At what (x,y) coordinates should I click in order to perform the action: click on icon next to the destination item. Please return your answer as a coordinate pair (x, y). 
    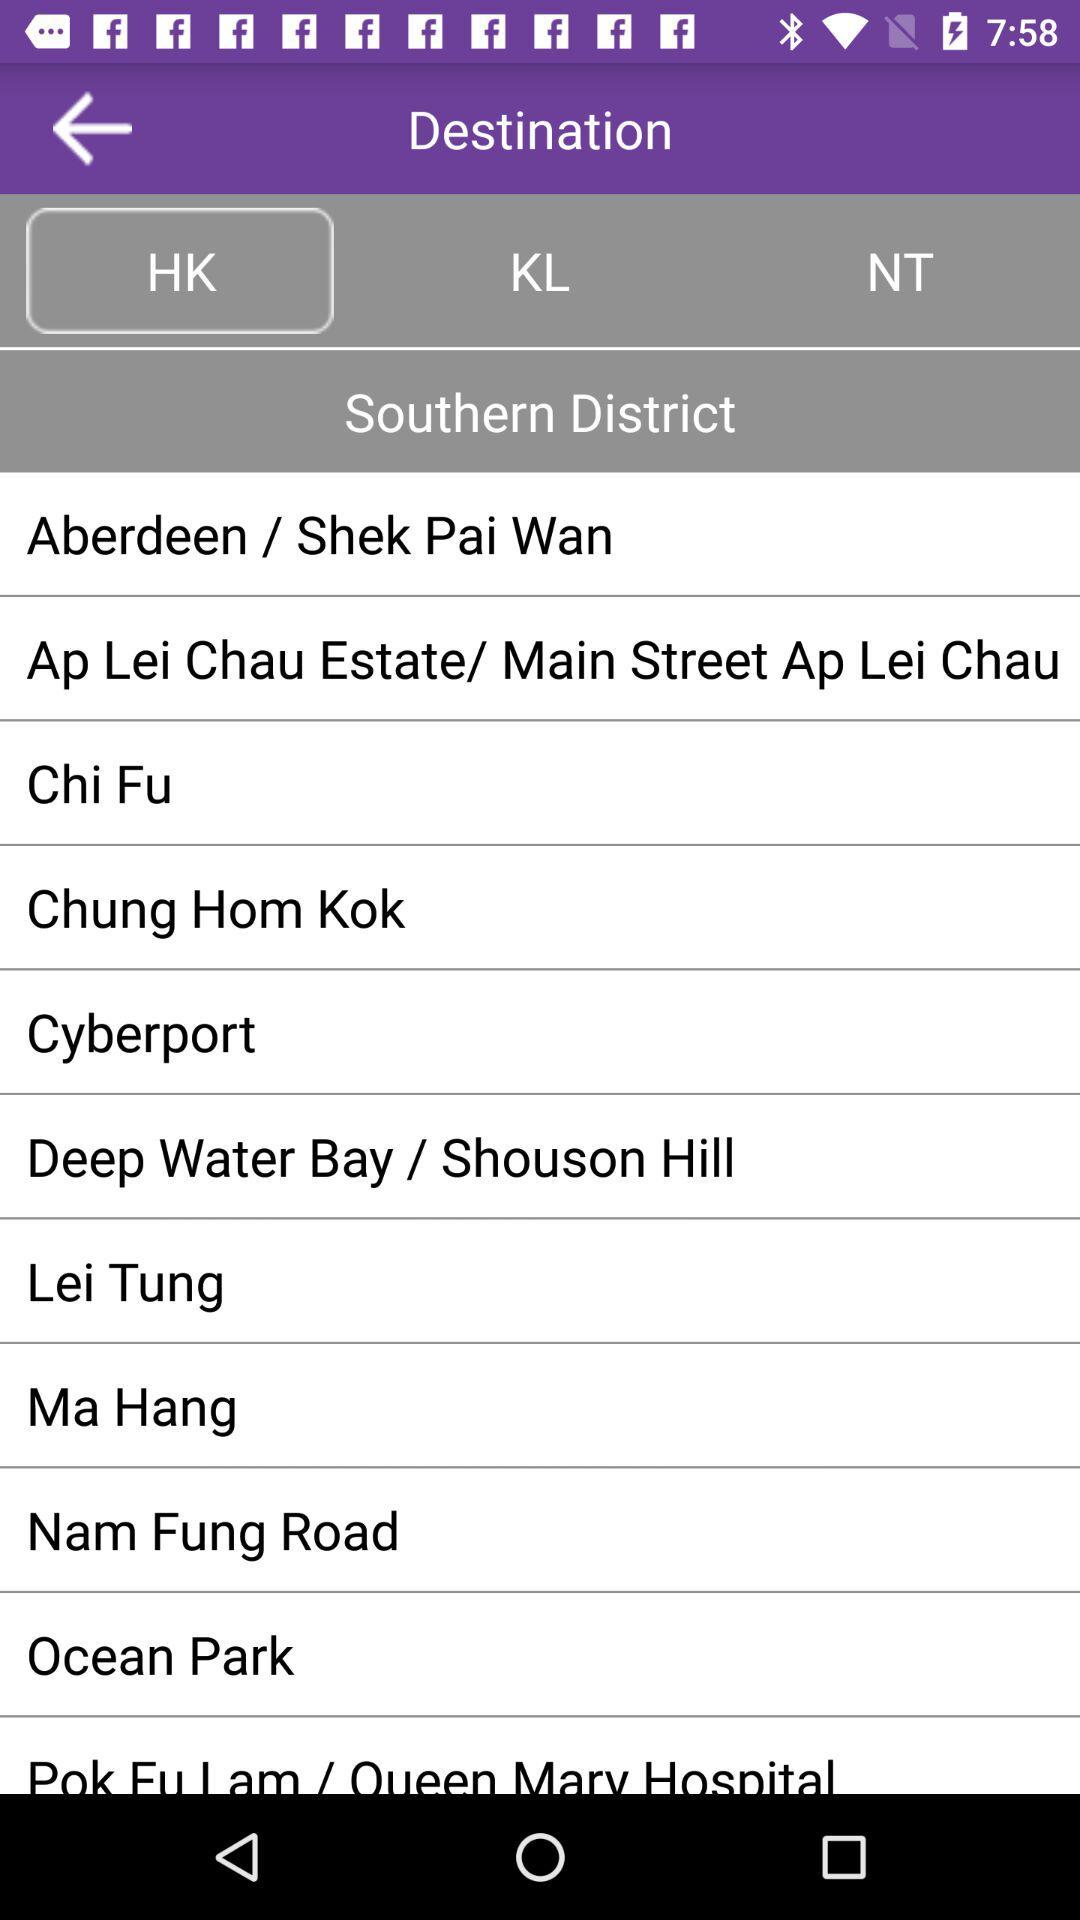
    Looking at the image, I should click on (92, 127).